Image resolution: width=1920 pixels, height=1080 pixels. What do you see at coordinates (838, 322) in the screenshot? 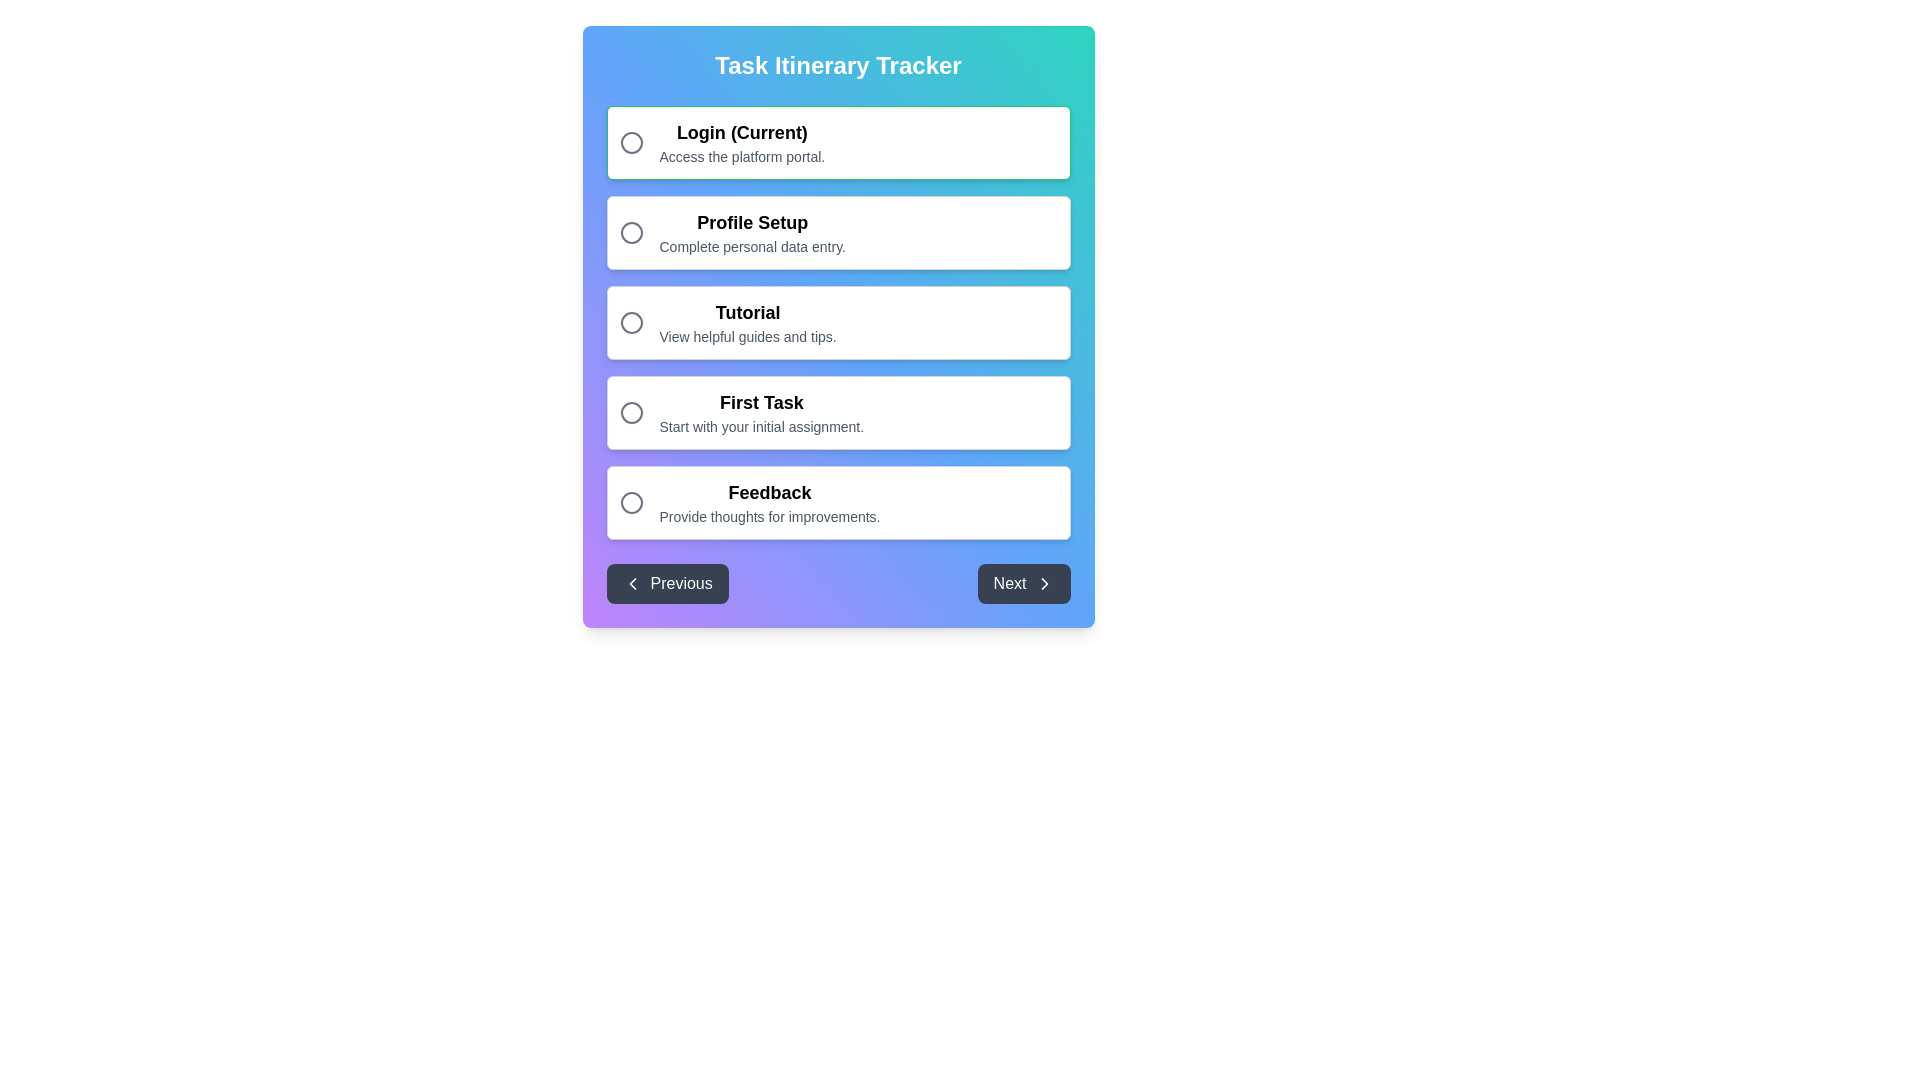
I see `to select the interactive card titled 'Tutorial' in the task tracker interface, which is the third card in the vertical list of cards` at bounding box center [838, 322].